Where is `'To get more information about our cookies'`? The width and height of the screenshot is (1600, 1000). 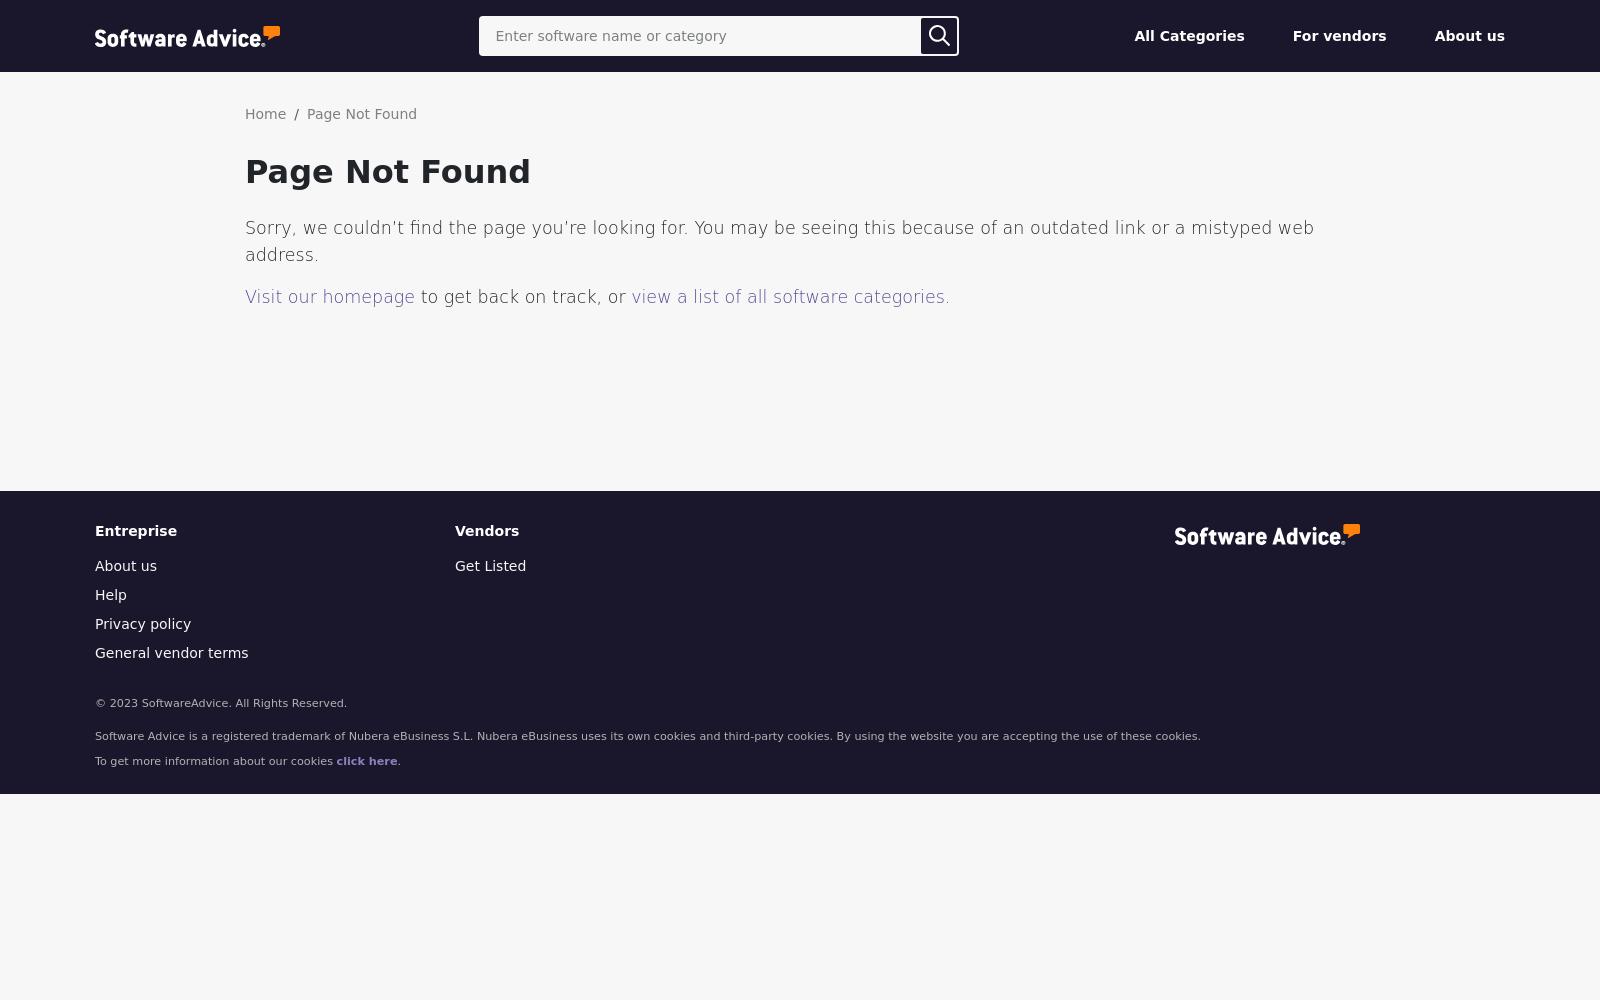
'To get more information about our cookies' is located at coordinates (215, 760).